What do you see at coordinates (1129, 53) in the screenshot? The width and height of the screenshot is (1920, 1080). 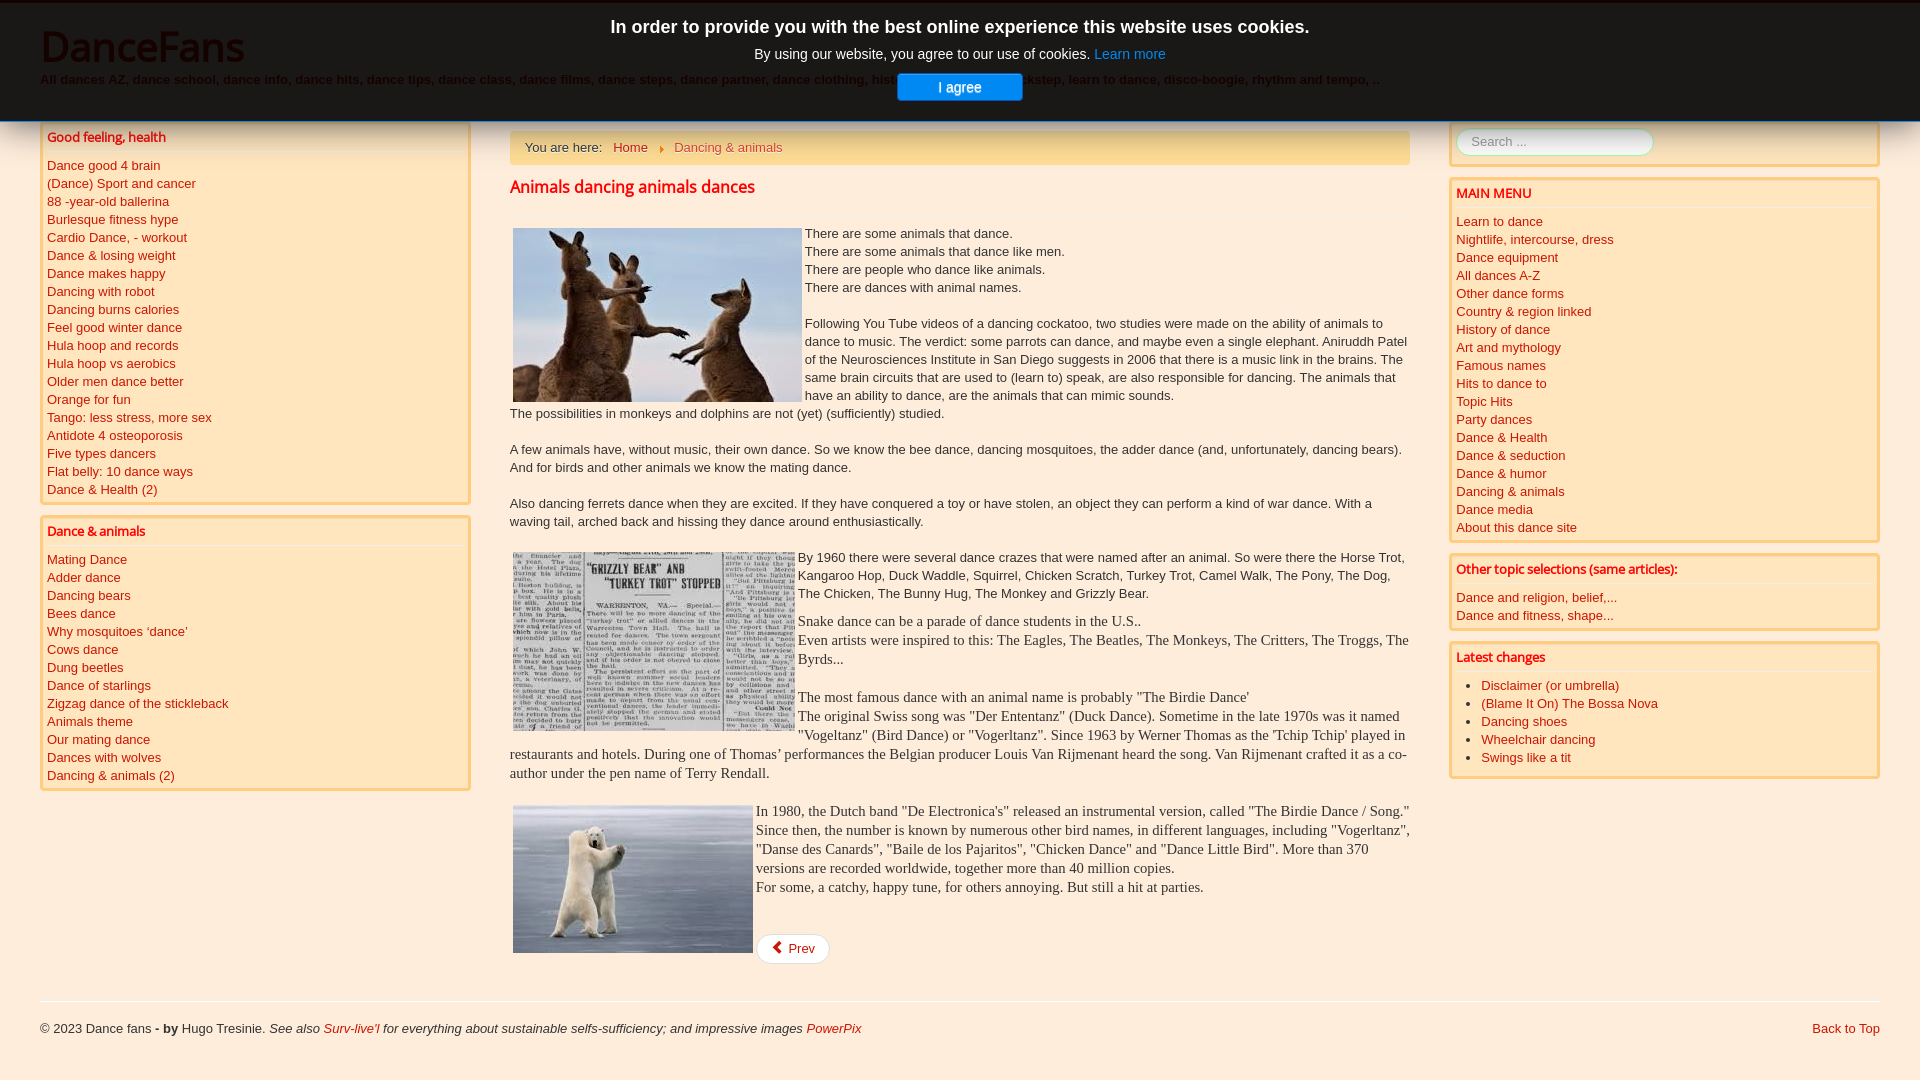 I see `'Learn more'` at bounding box center [1129, 53].